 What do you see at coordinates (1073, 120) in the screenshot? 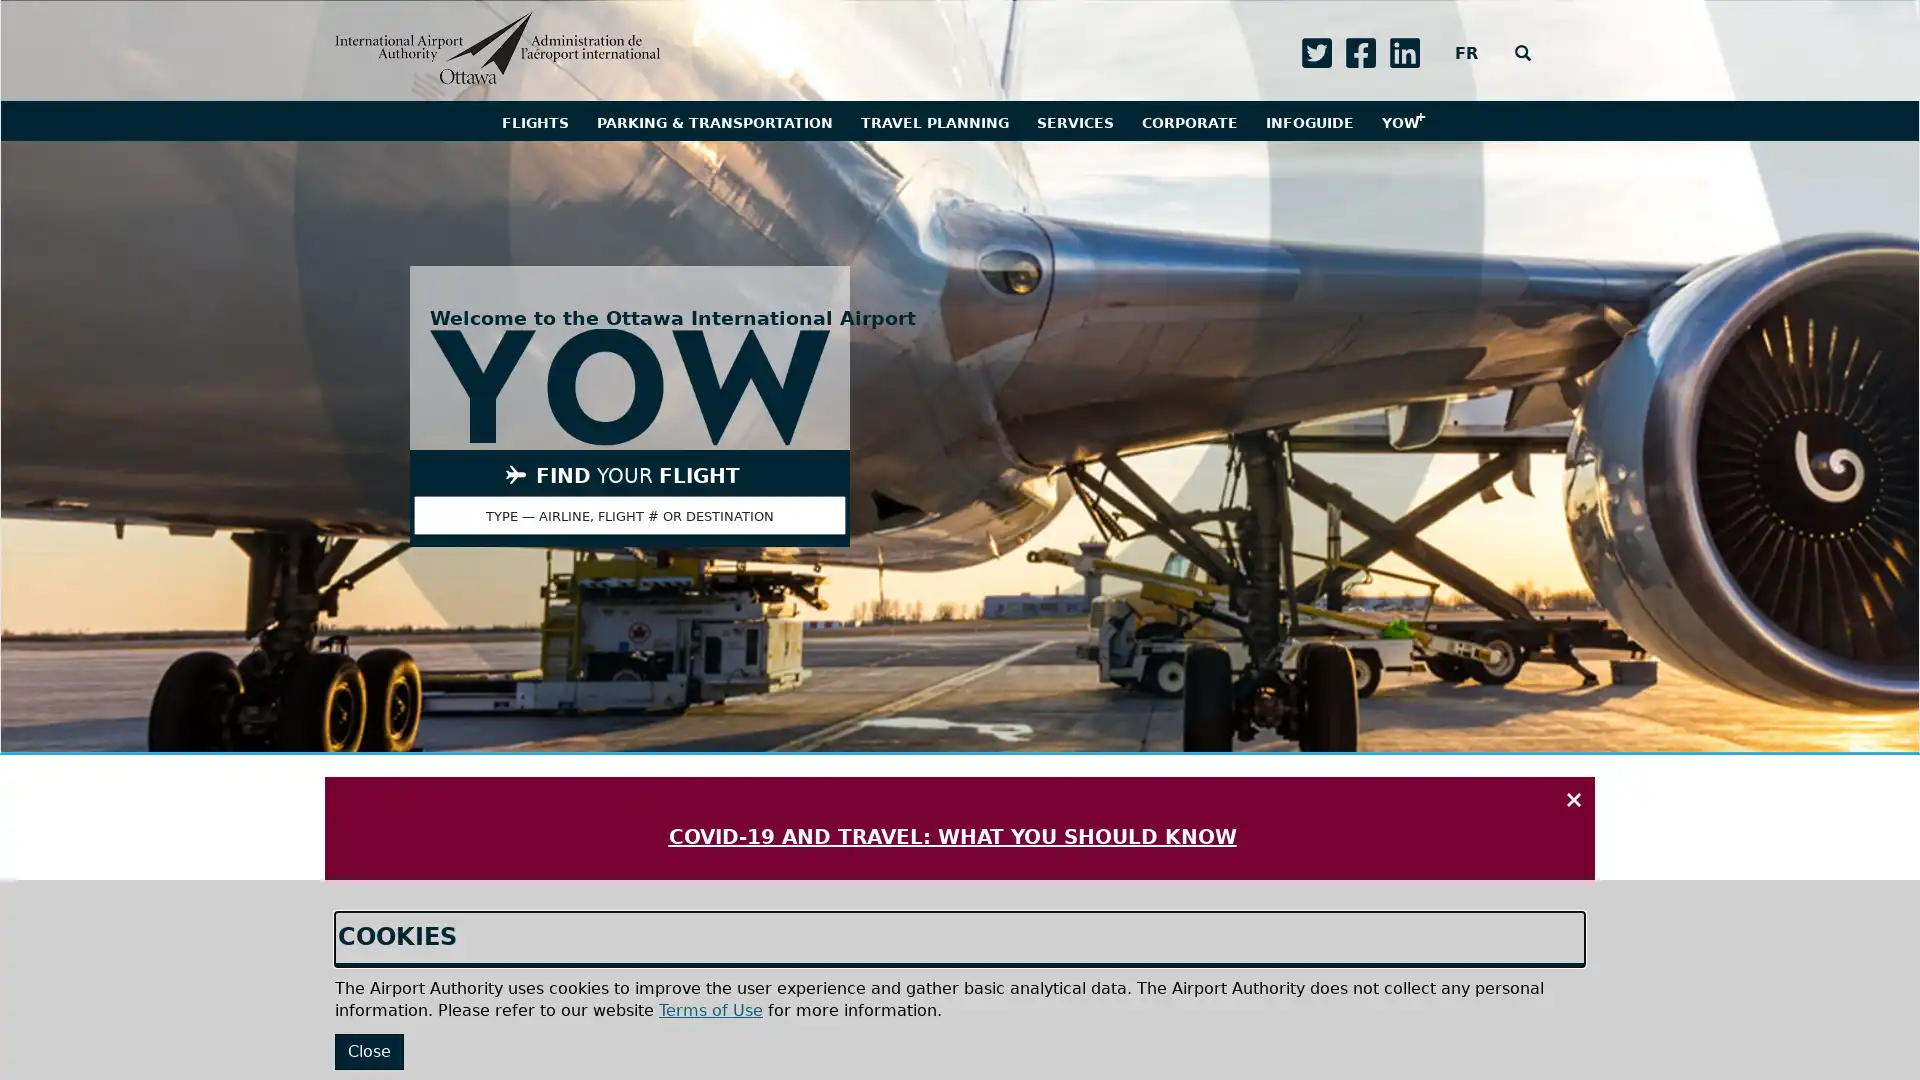
I see `Show Services Sub Menu` at bounding box center [1073, 120].